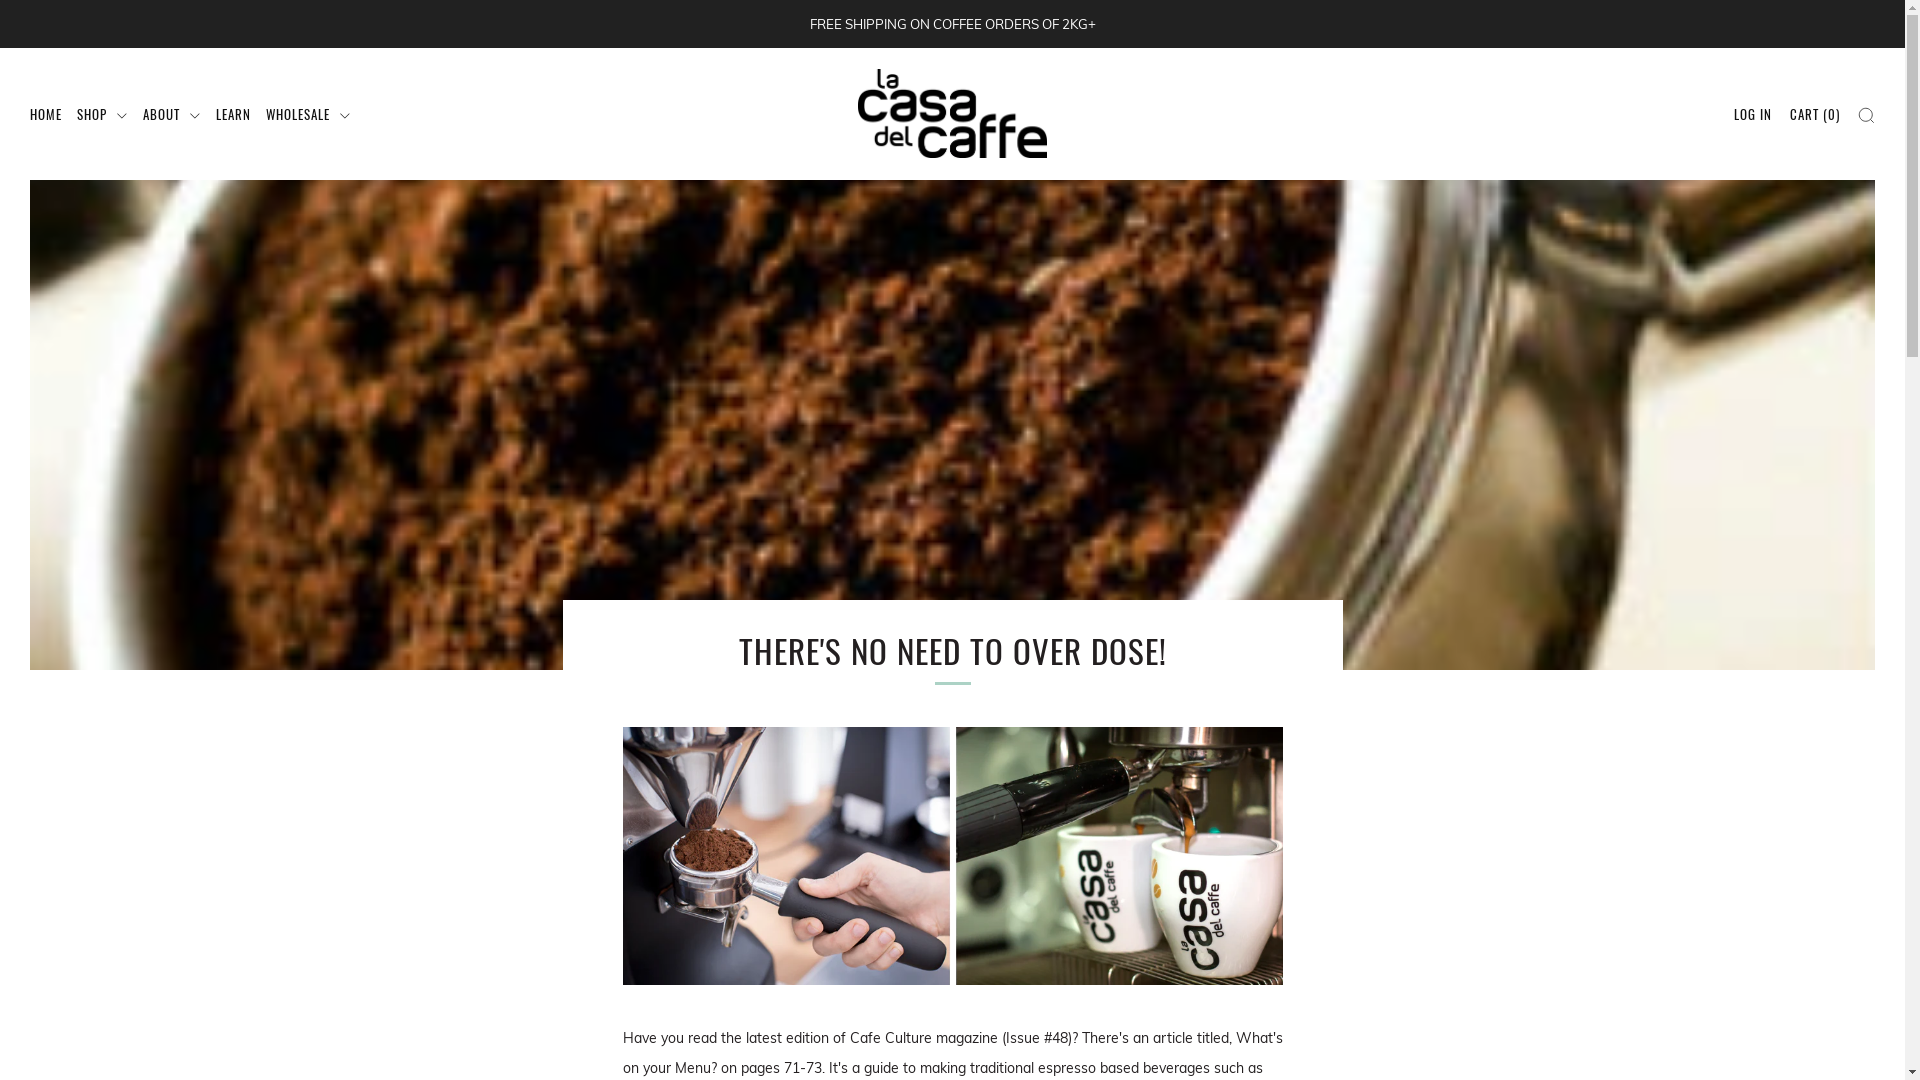 The image size is (1920, 1080). What do you see at coordinates (233, 114) in the screenshot?
I see `'LEARN'` at bounding box center [233, 114].